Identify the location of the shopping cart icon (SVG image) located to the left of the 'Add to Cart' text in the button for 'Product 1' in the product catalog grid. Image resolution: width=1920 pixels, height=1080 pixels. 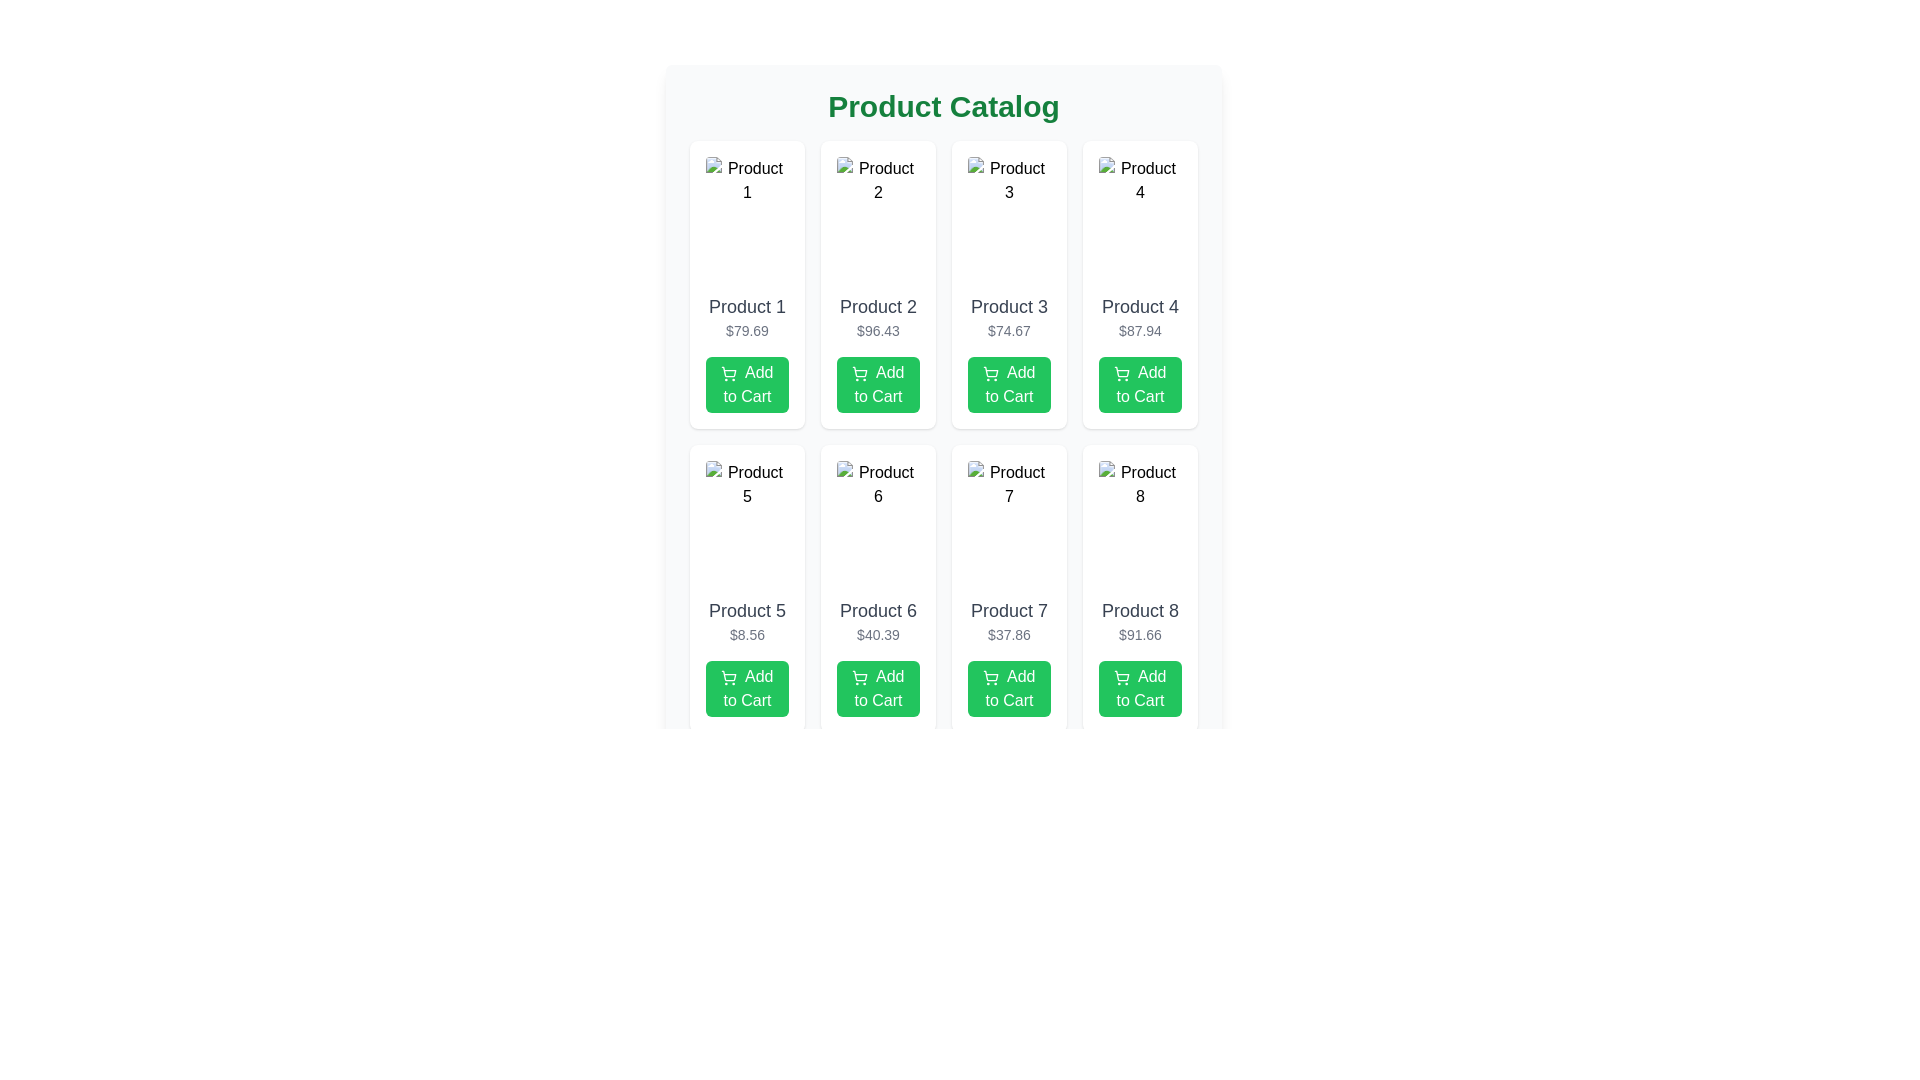
(728, 373).